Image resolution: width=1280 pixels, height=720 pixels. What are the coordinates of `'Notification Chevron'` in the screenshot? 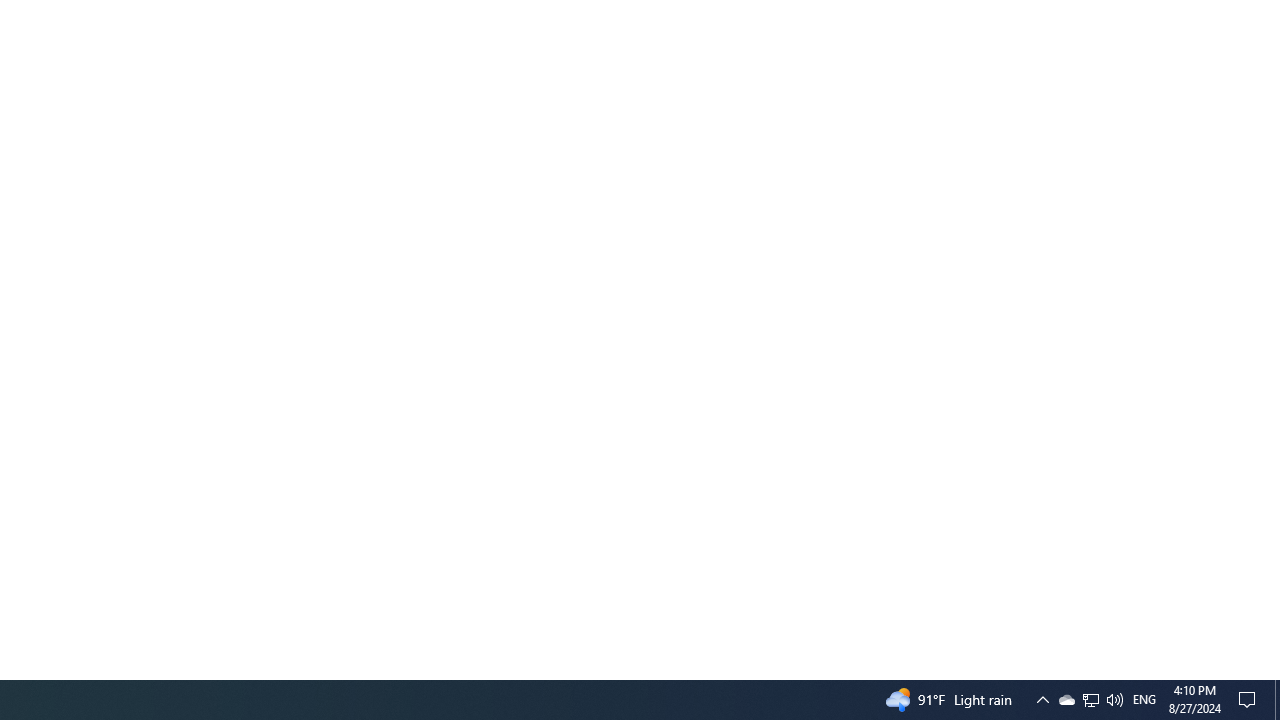 It's located at (1041, 698).